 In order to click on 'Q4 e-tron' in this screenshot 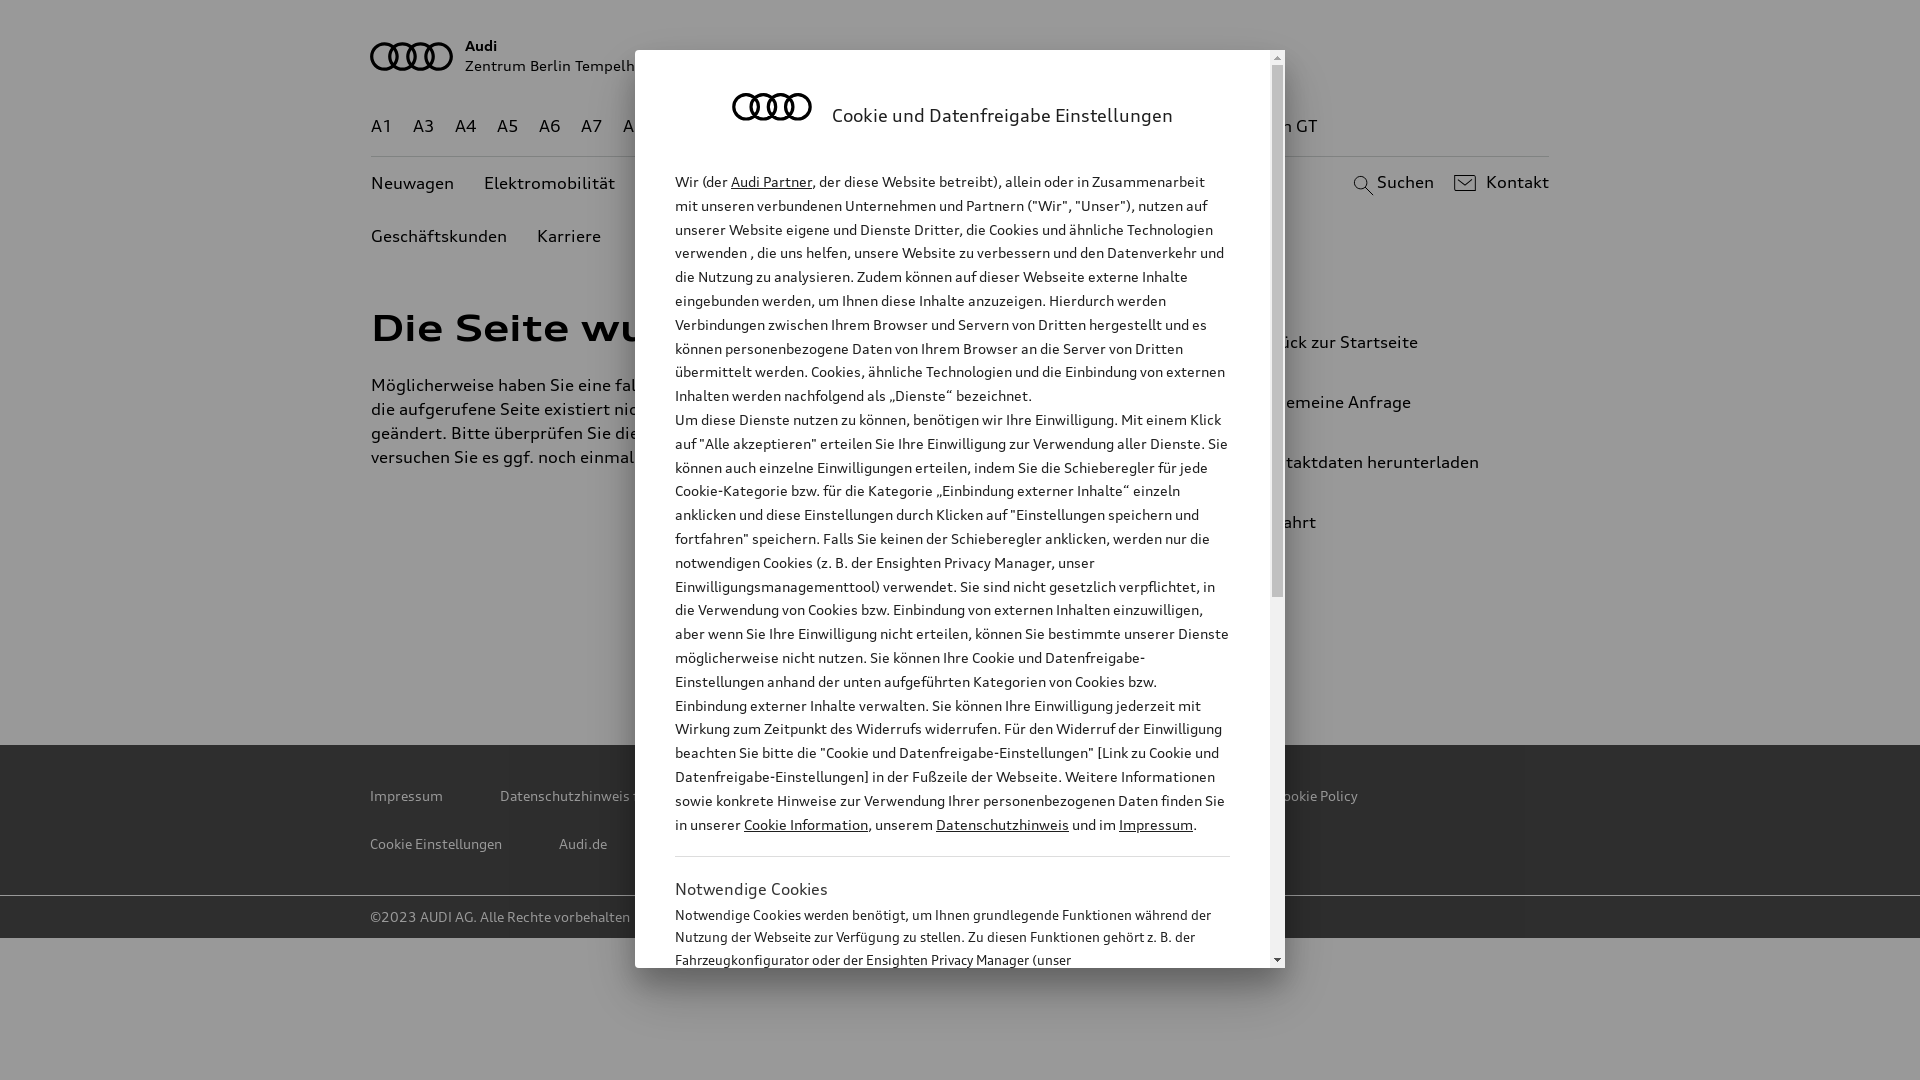, I will do `click(787, 126)`.